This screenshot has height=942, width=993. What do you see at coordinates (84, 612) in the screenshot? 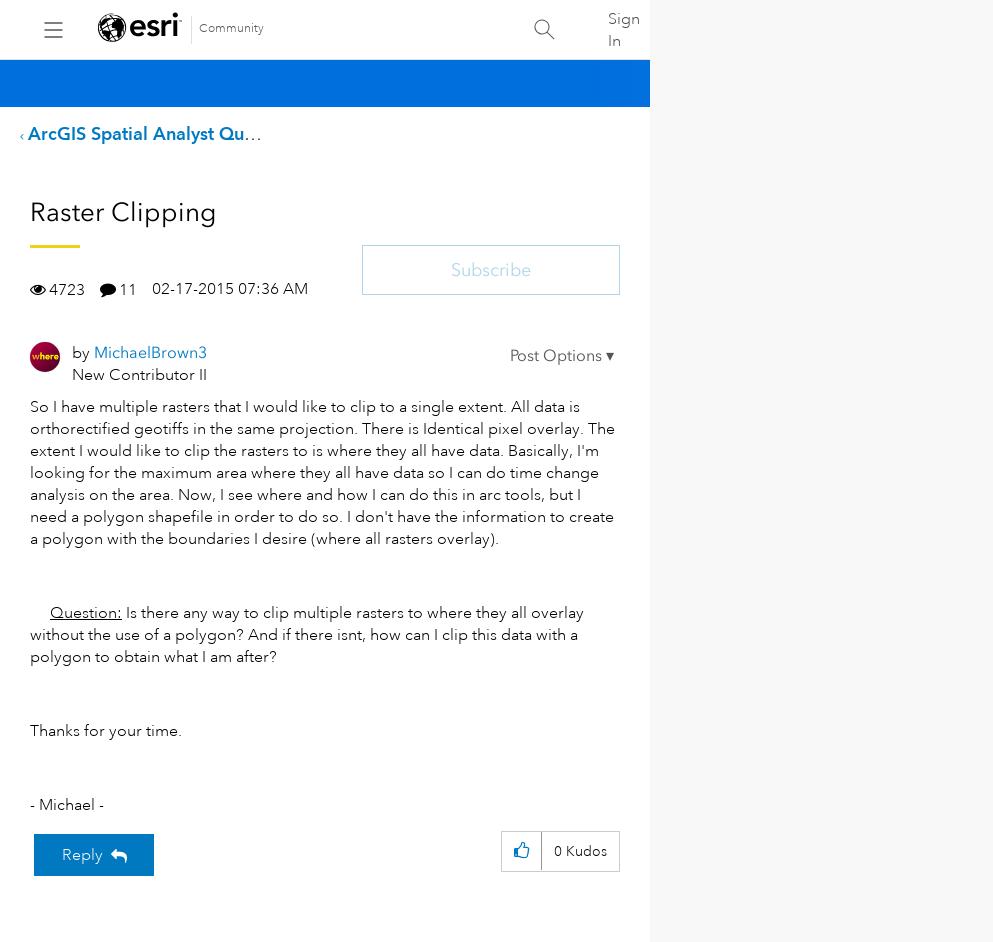
I see `'Question:'` at bounding box center [84, 612].